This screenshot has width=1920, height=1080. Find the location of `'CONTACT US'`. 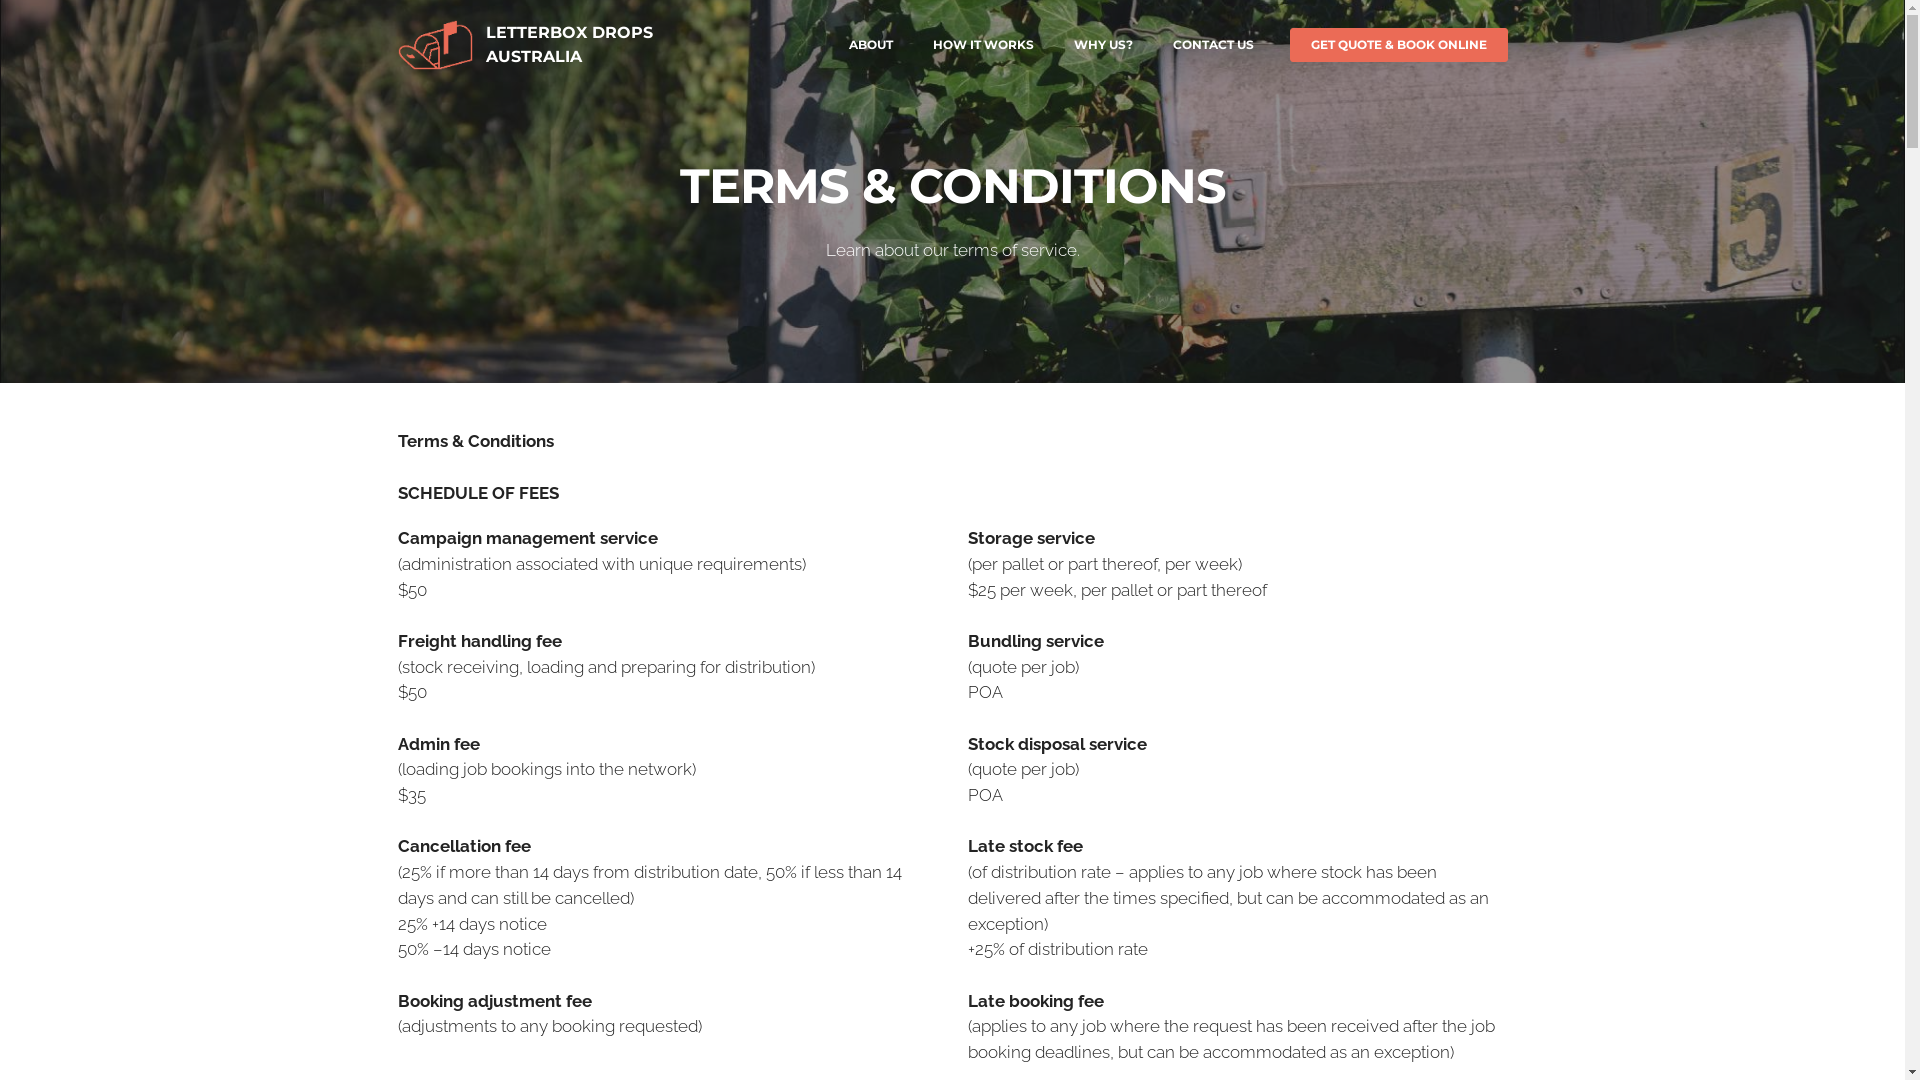

'CONTACT US' is located at coordinates (1211, 45).